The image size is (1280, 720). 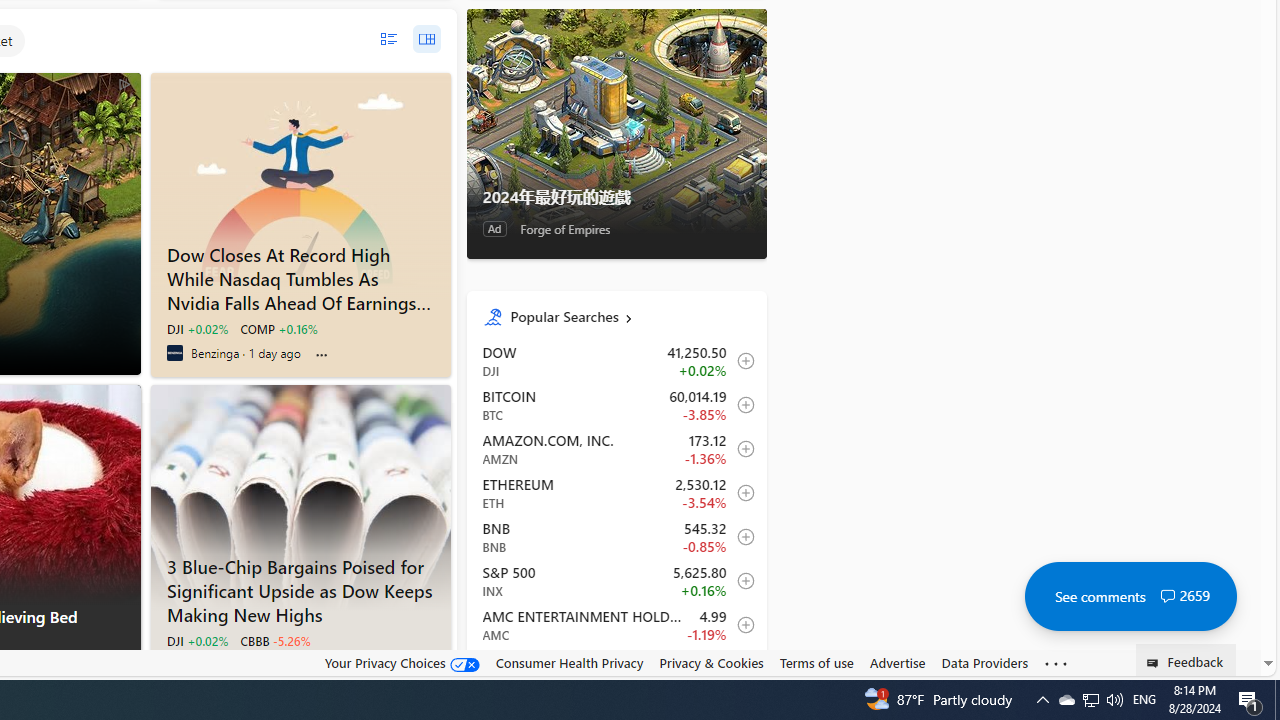 I want to click on 'Class: oneFooter_seeMore-DS-EntryPoint1-1', so click(x=1055, y=663).